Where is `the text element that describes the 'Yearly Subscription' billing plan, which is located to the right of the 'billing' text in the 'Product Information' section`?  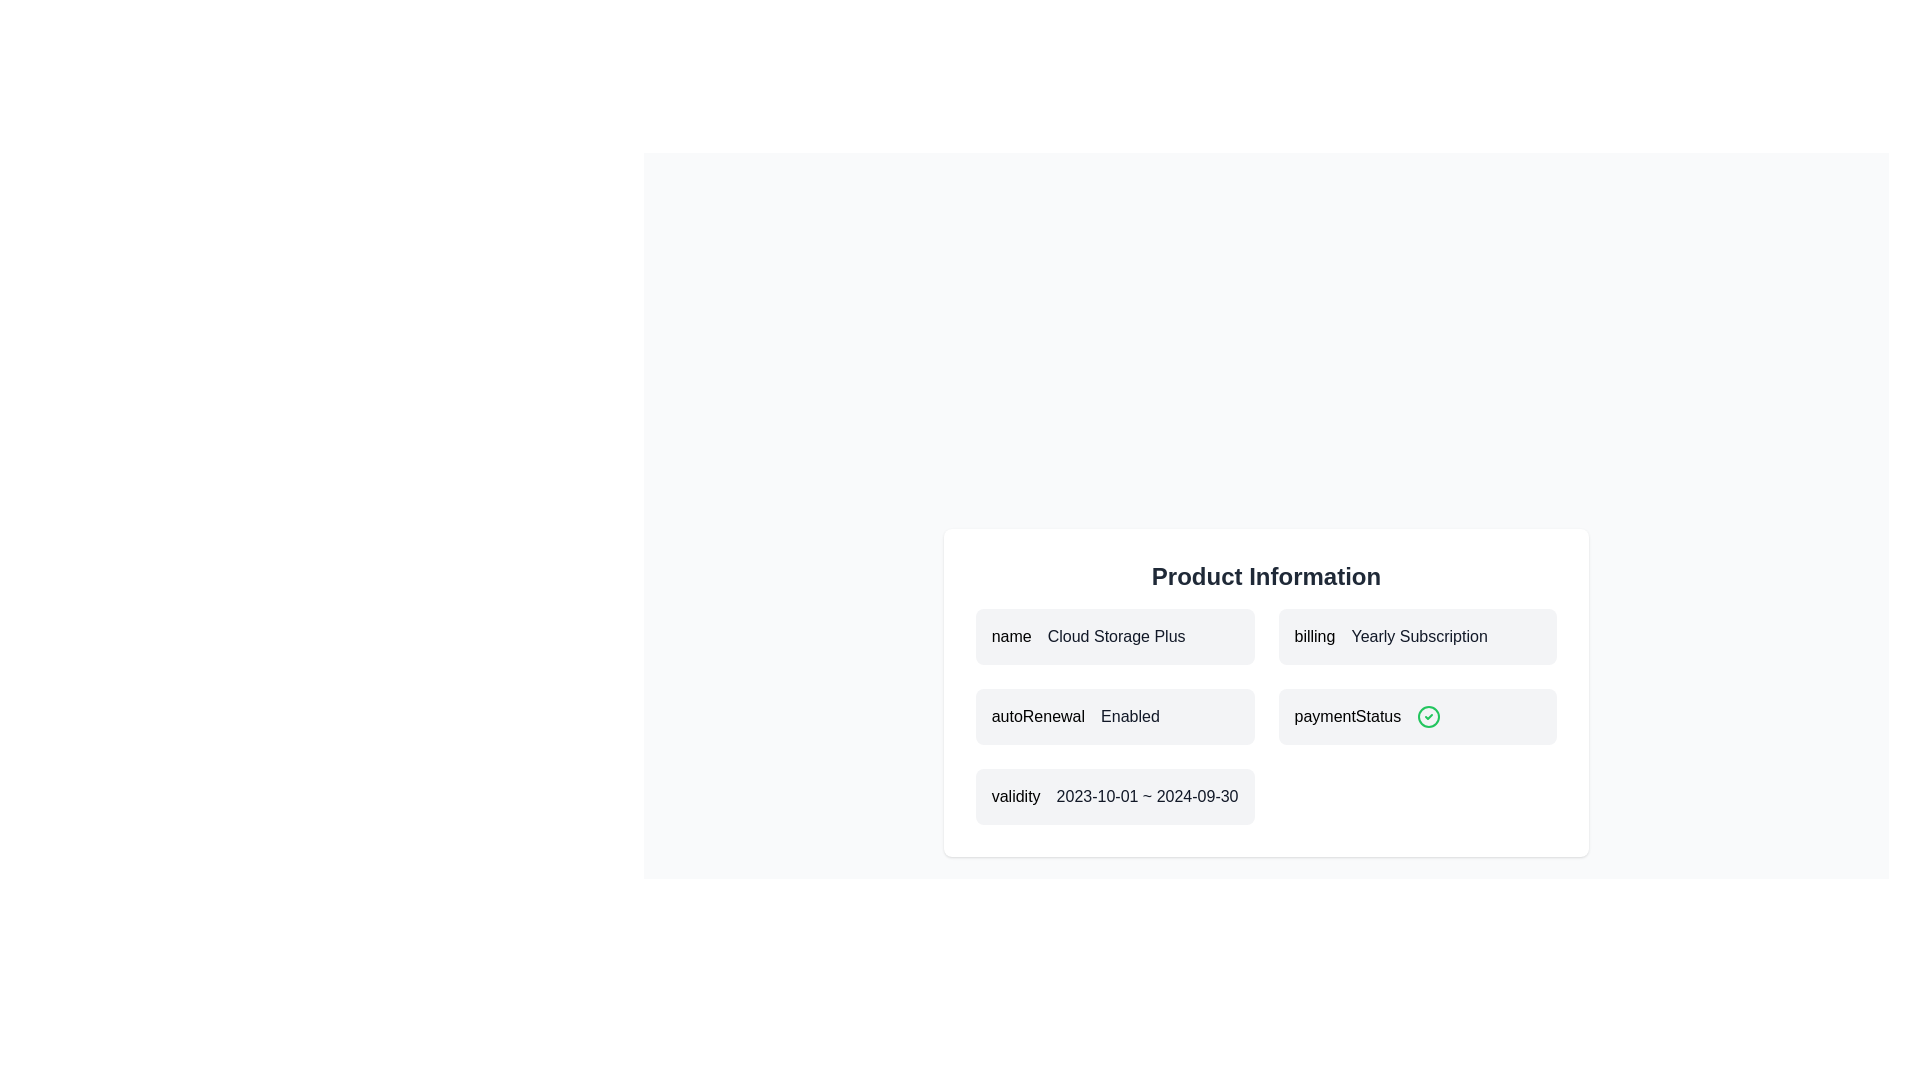
the text element that describes the 'Yearly Subscription' billing plan, which is located to the right of the 'billing' text in the 'Product Information' section is located at coordinates (1418, 636).